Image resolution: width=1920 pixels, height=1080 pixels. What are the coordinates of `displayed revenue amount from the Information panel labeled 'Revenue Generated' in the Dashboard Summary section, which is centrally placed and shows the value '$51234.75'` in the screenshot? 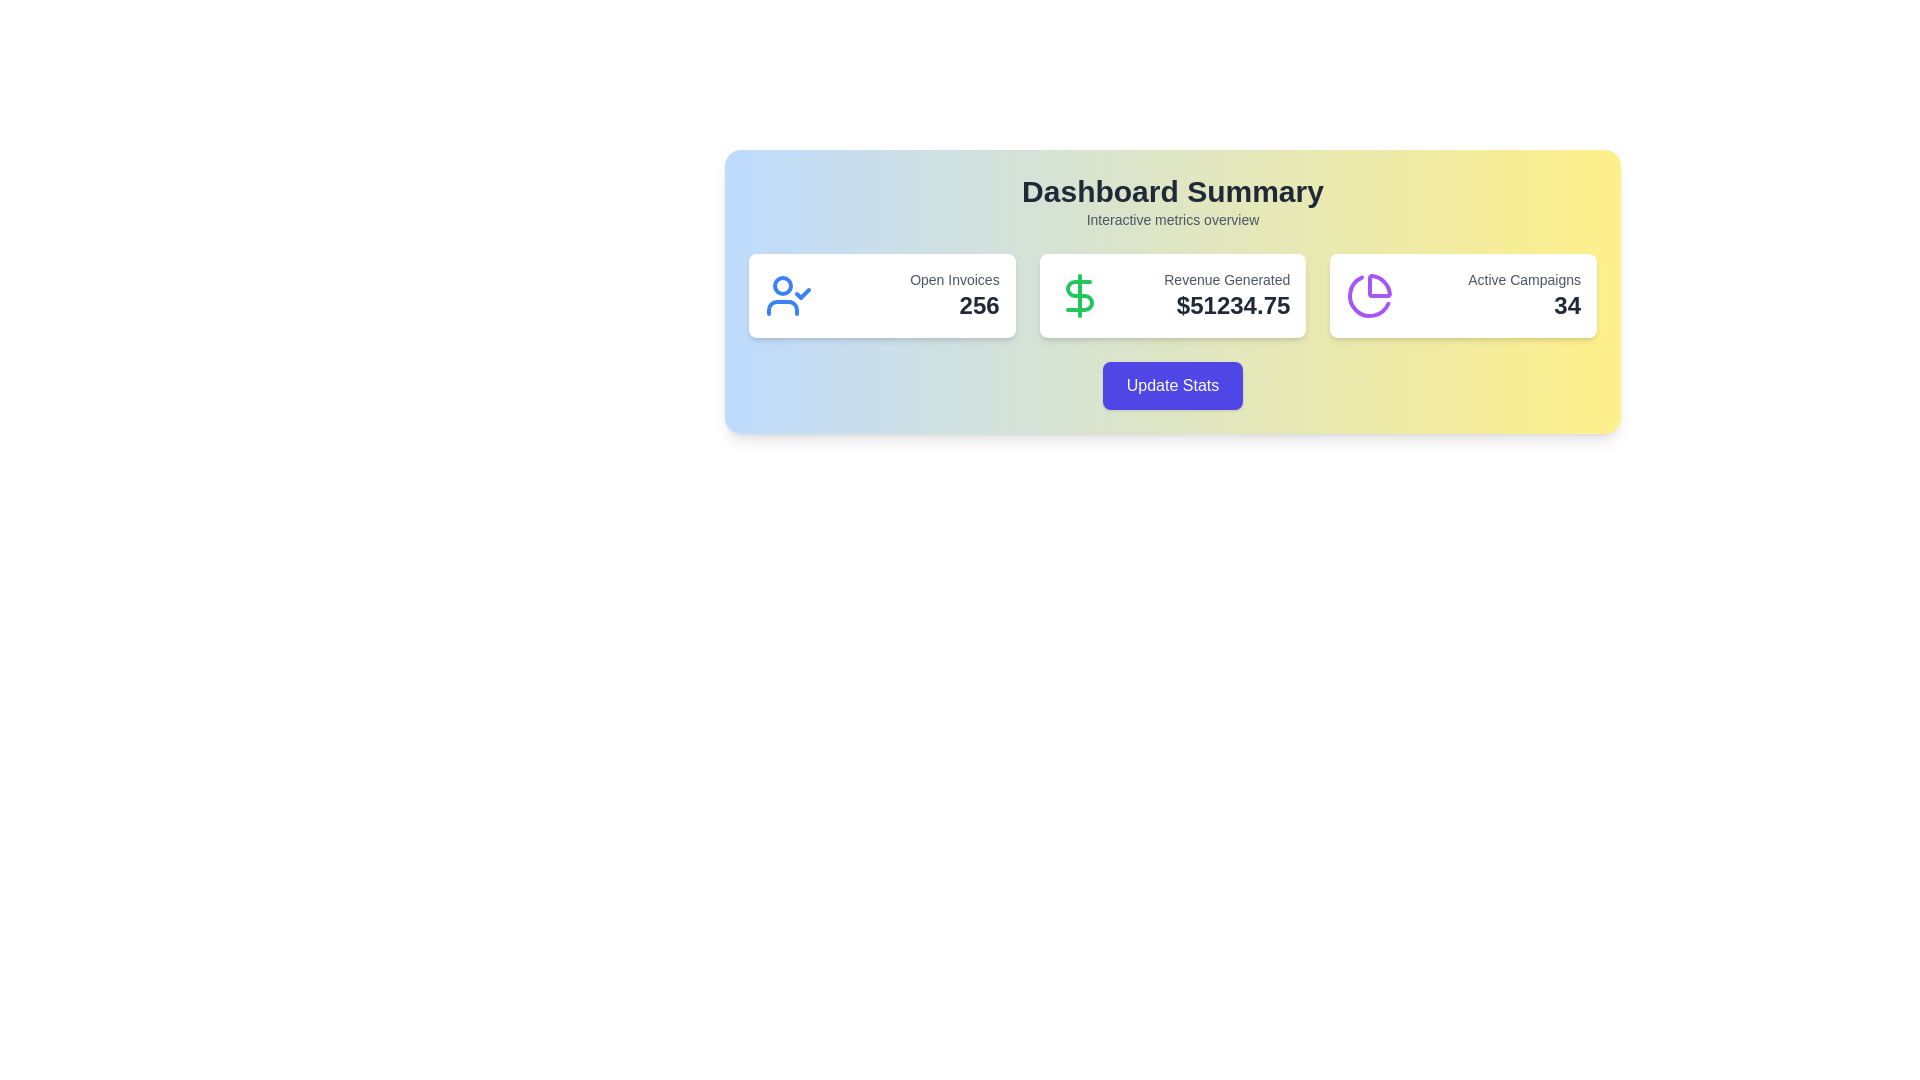 It's located at (1172, 292).